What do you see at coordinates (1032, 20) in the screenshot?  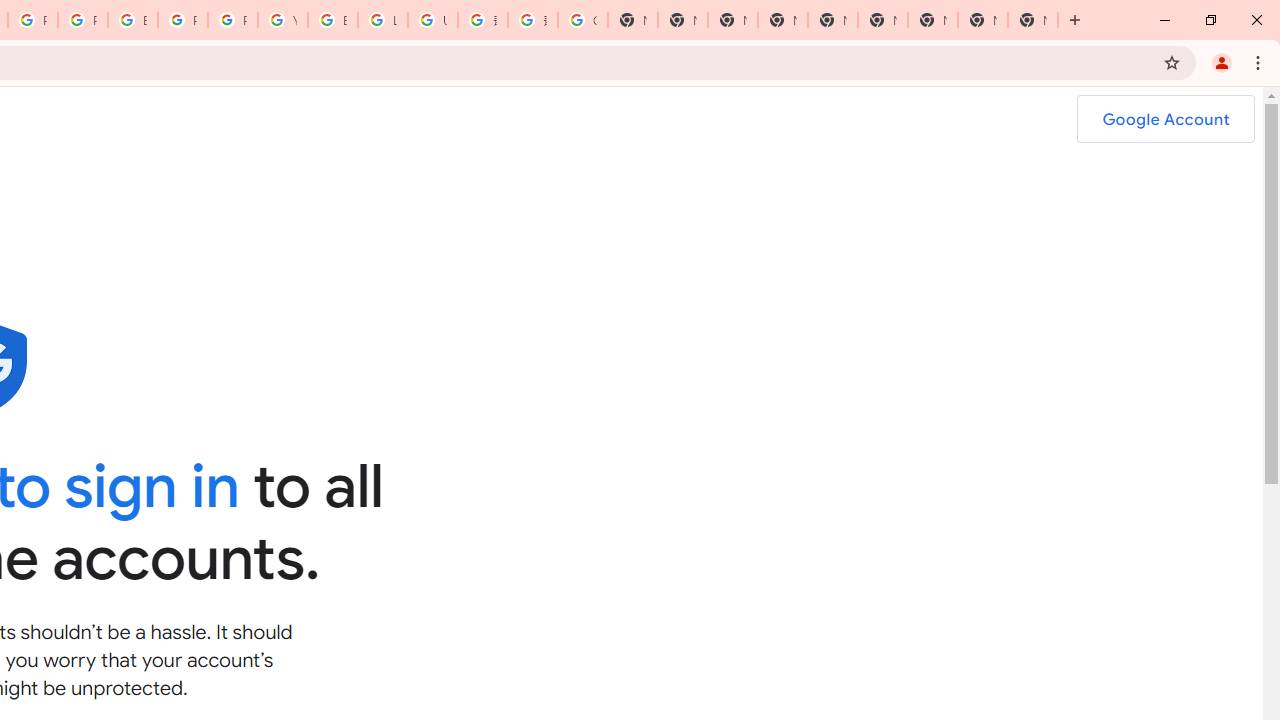 I see `'New Tab'` at bounding box center [1032, 20].